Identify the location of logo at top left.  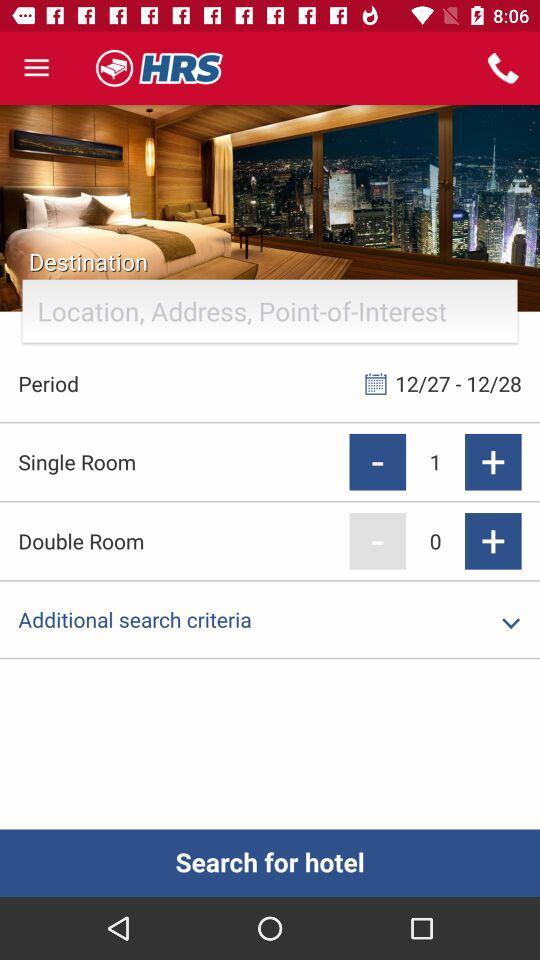
(159, 68).